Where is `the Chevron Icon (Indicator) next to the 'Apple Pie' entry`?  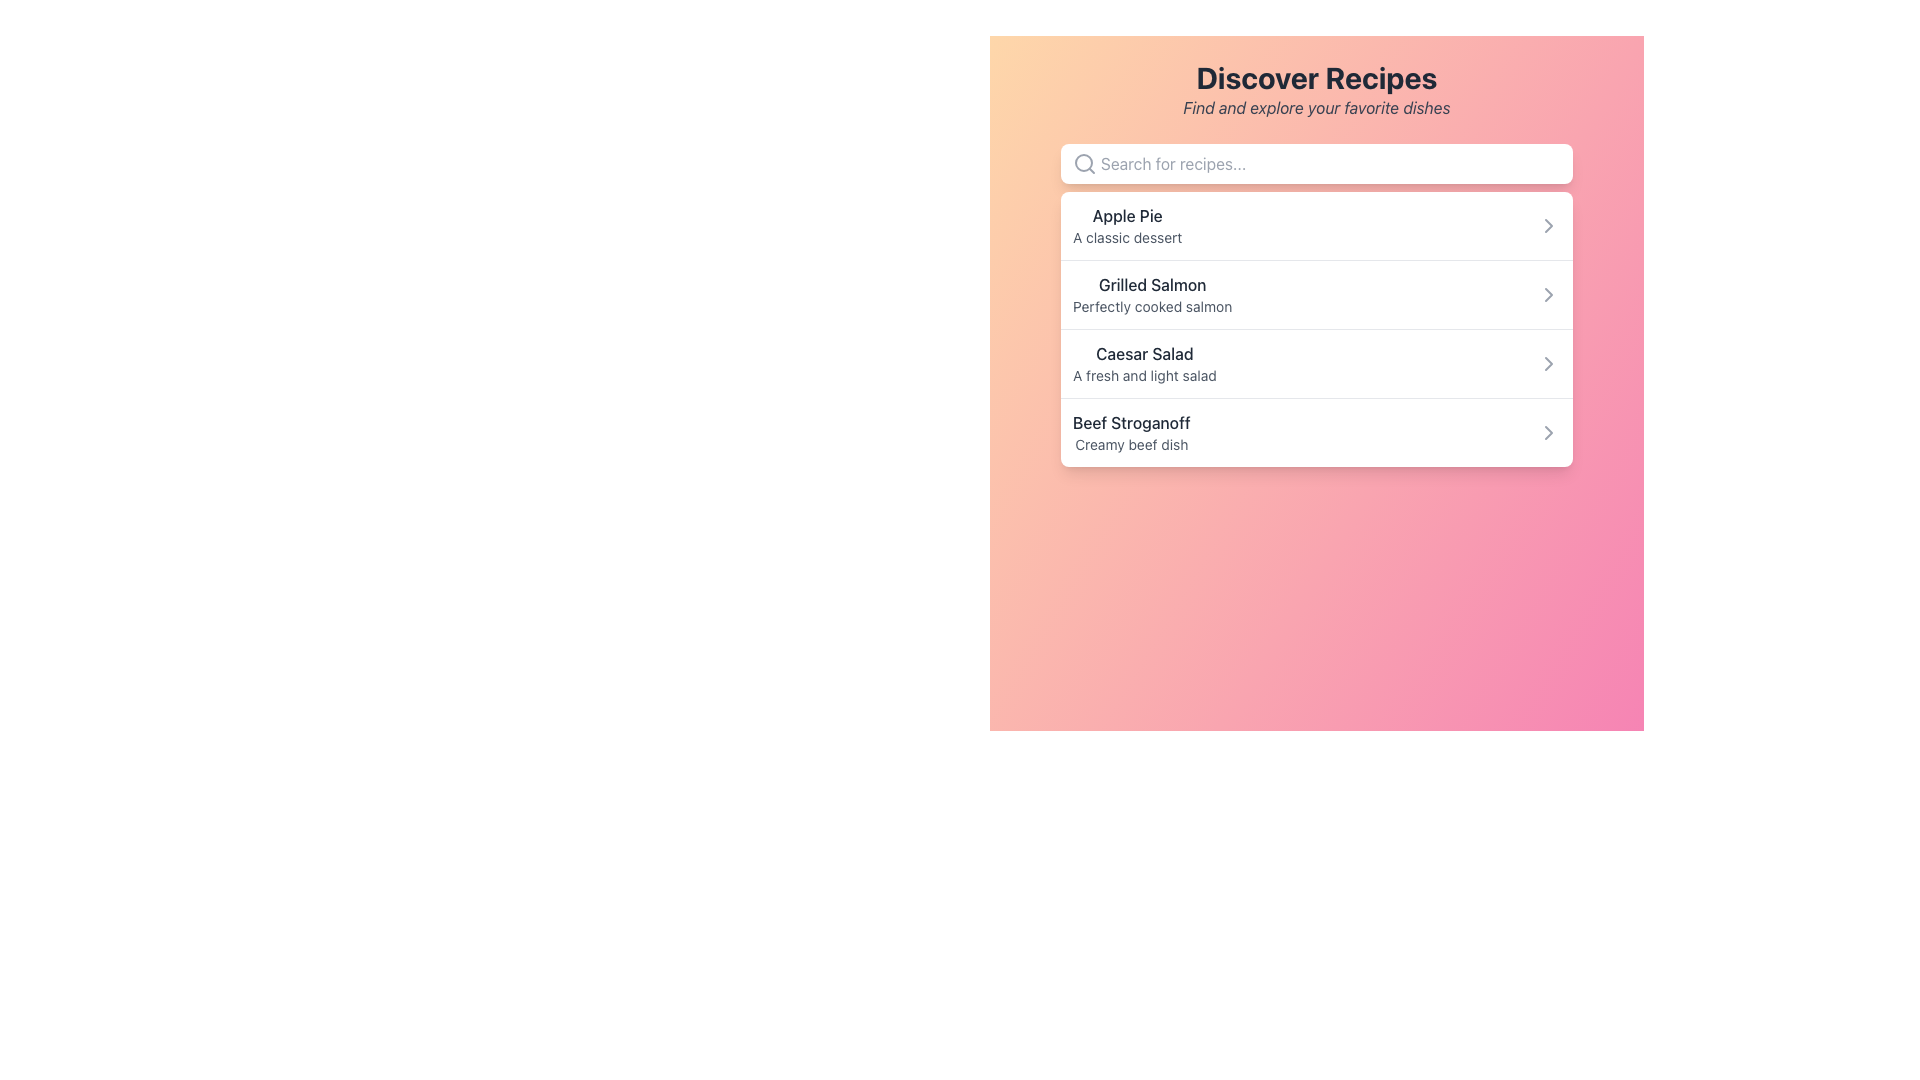
the Chevron Icon (Indicator) next to the 'Apple Pie' entry is located at coordinates (1548, 225).